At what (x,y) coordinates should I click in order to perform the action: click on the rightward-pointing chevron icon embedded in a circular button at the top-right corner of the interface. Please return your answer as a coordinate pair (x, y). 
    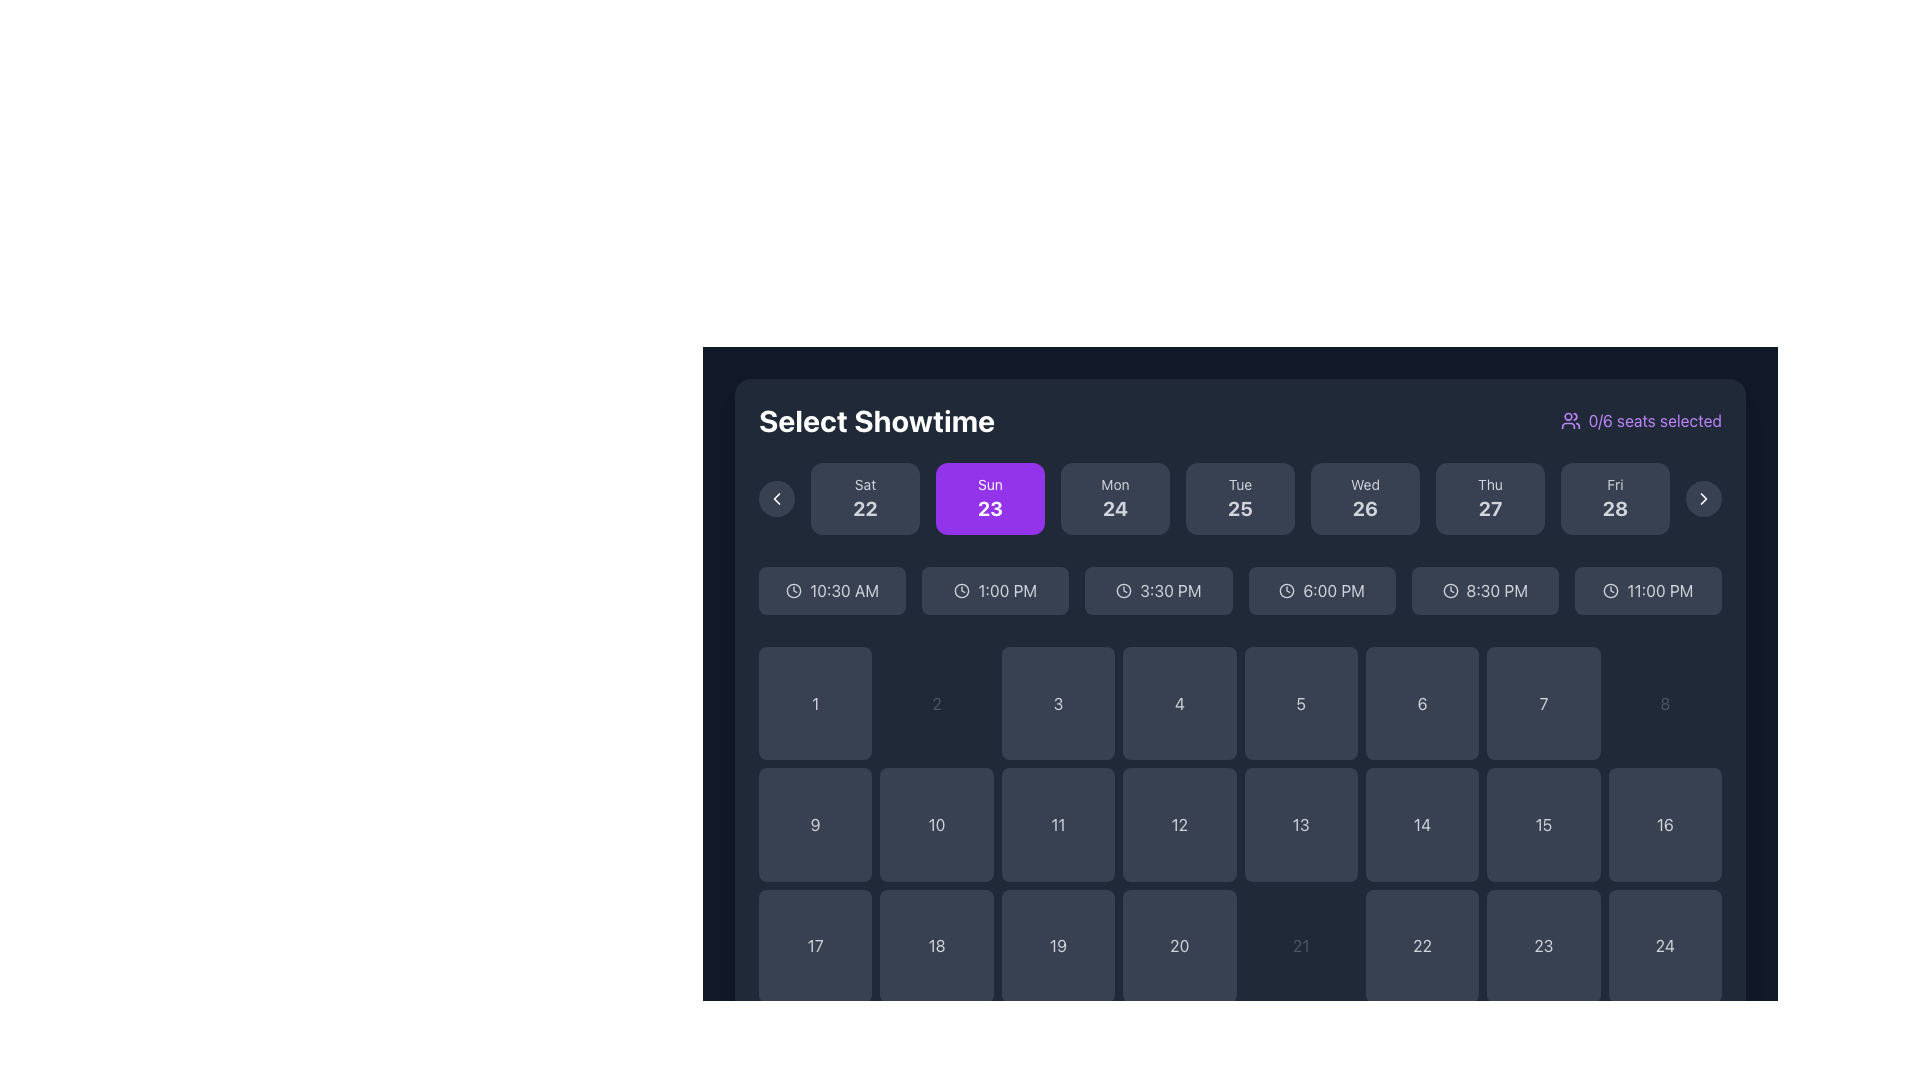
    Looking at the image, I should click on (1703, 497).